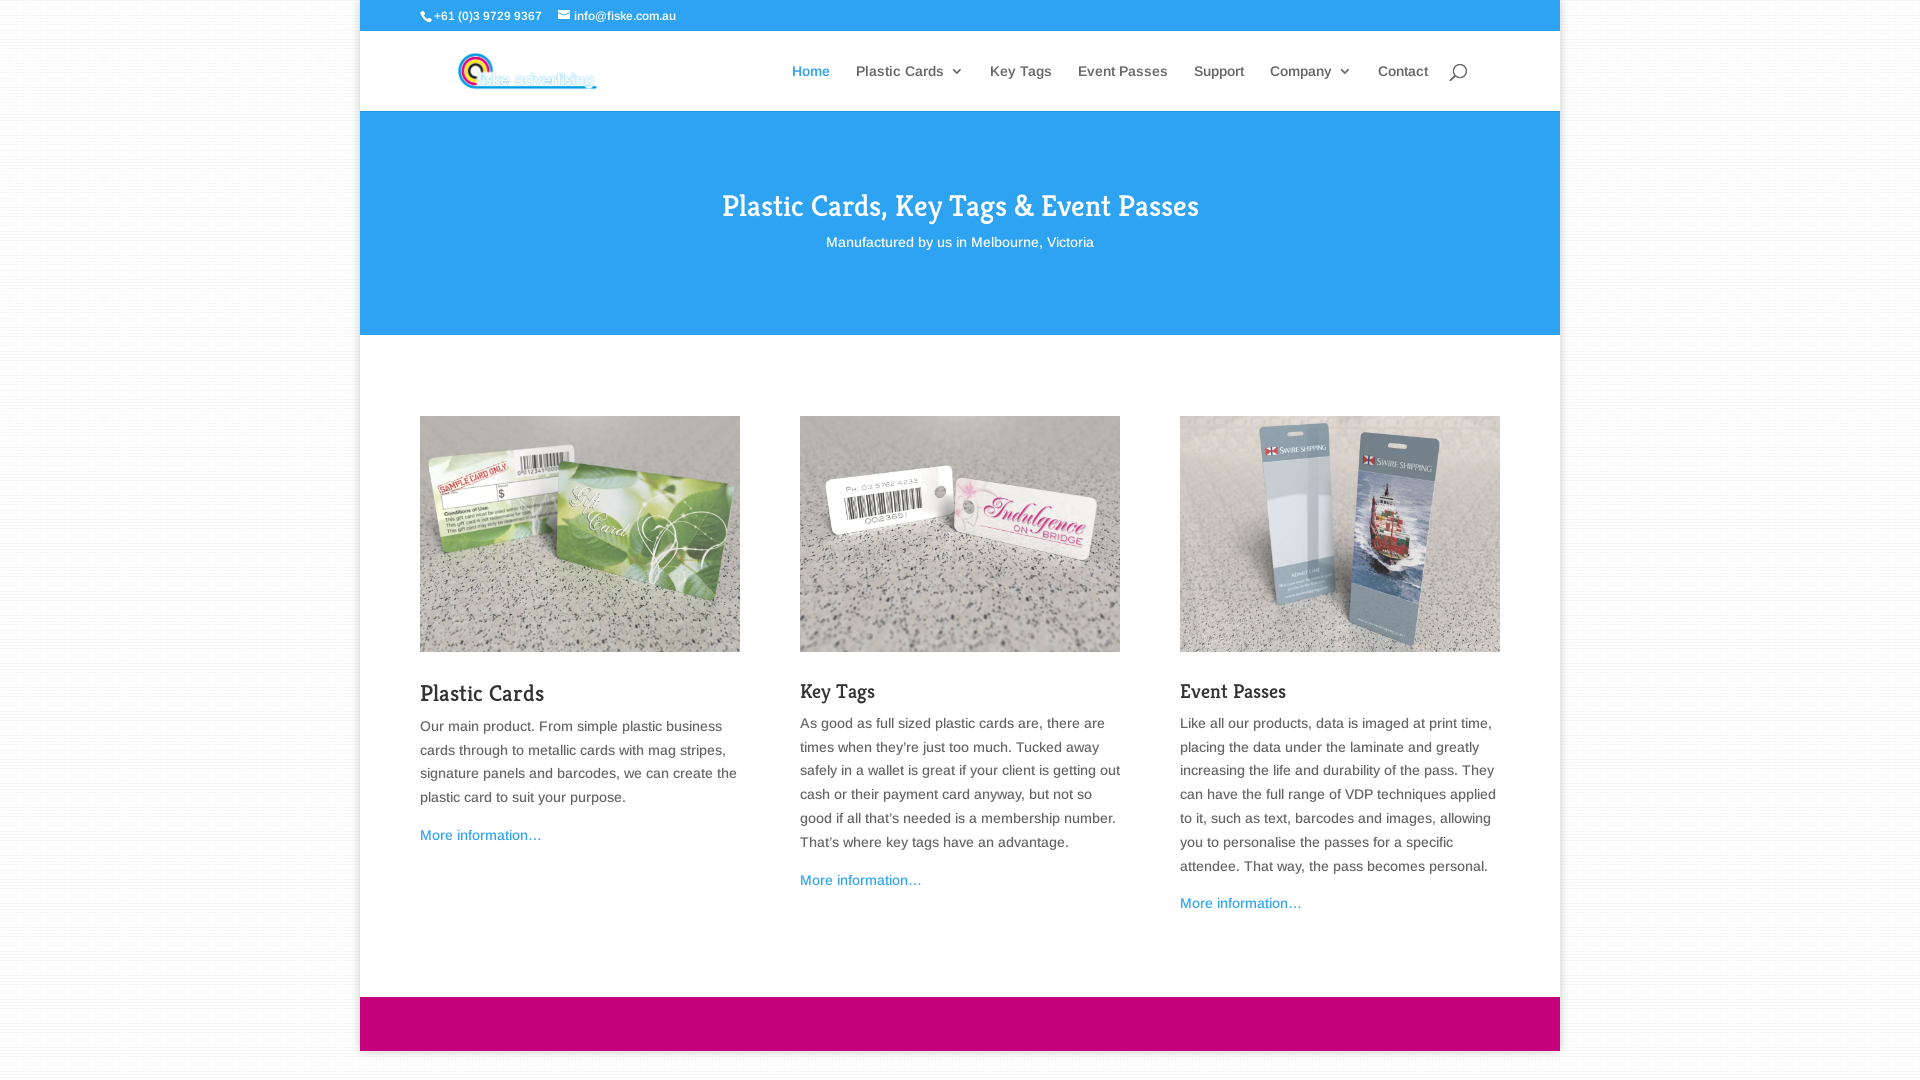 The image size is (1920, 1080). Describe the element at coordinates (1218, 86) in the screenshot. I see `'Support'` at that location.